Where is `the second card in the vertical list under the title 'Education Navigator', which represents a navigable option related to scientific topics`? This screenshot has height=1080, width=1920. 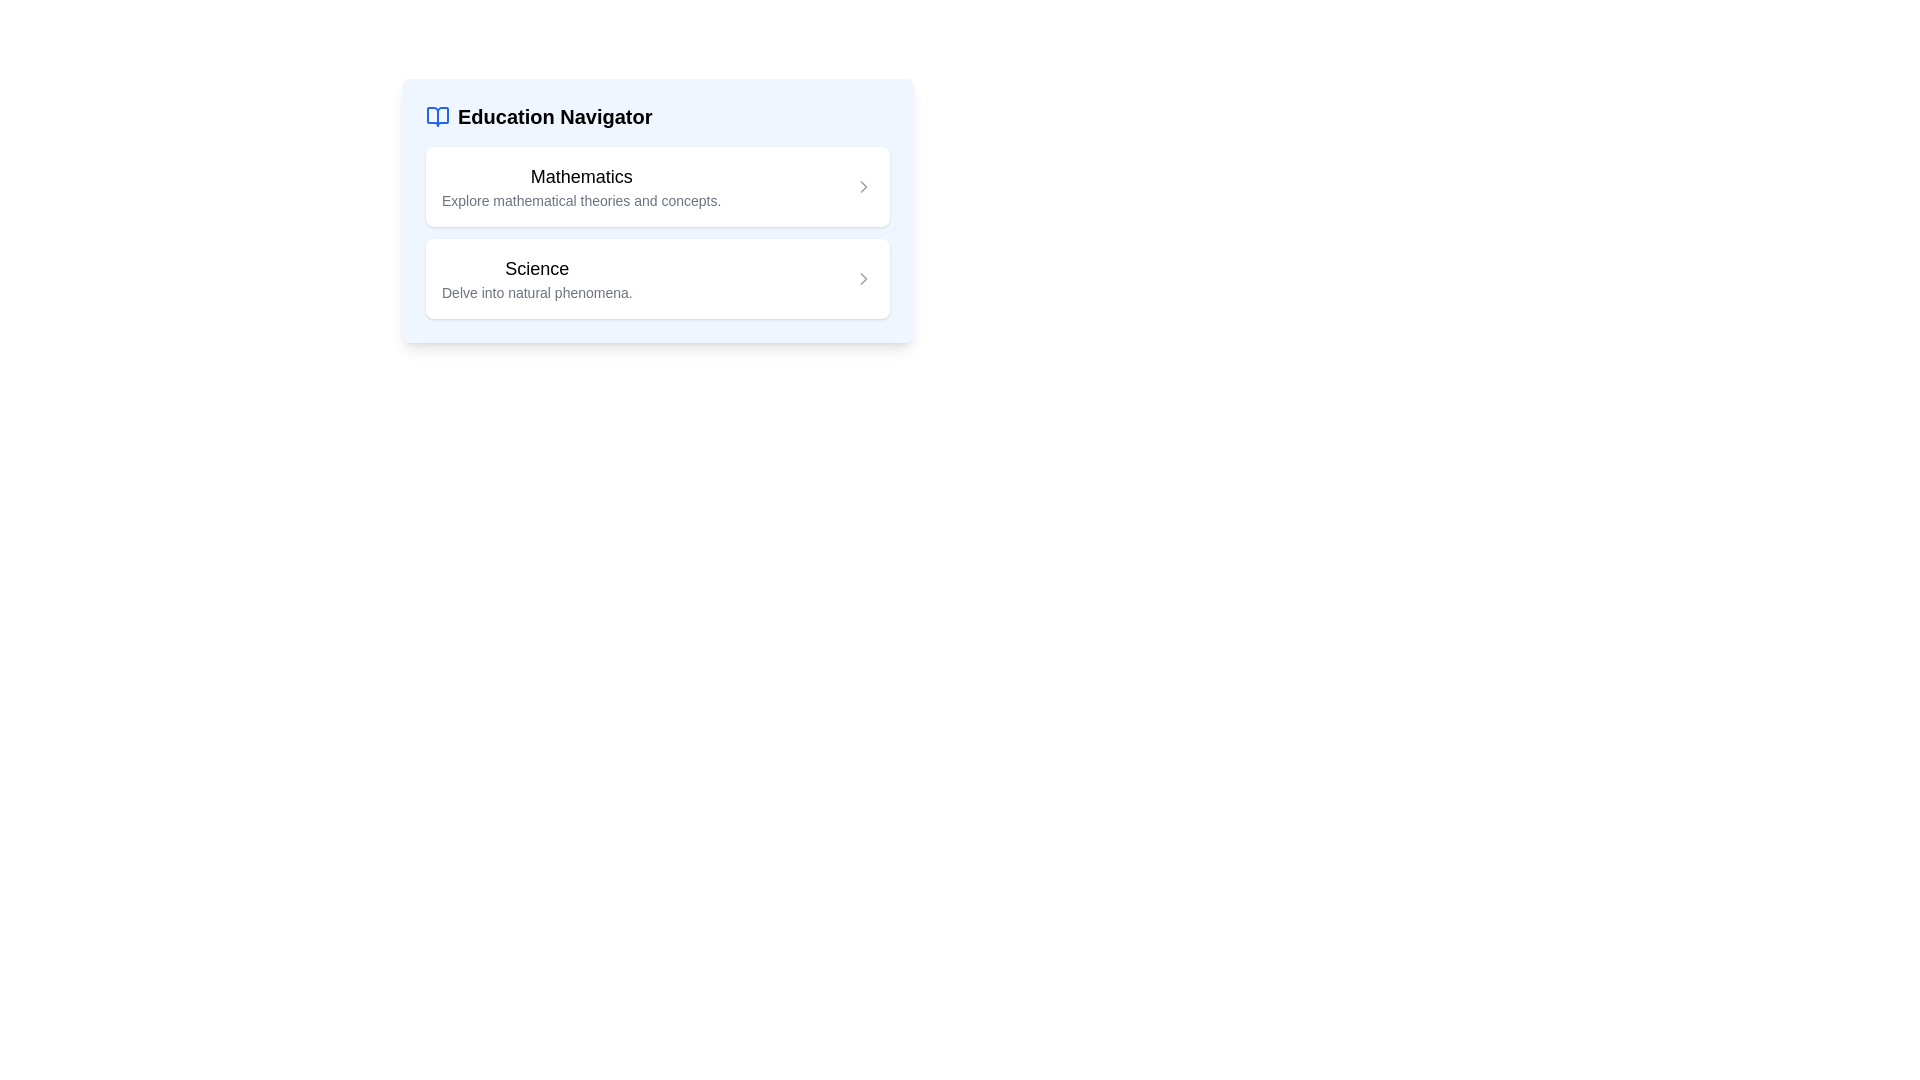
the second card in the vertical list under the title 'Education Navigator', which represents a navigable option related to scientific topics is located at coordinates (657, 278).